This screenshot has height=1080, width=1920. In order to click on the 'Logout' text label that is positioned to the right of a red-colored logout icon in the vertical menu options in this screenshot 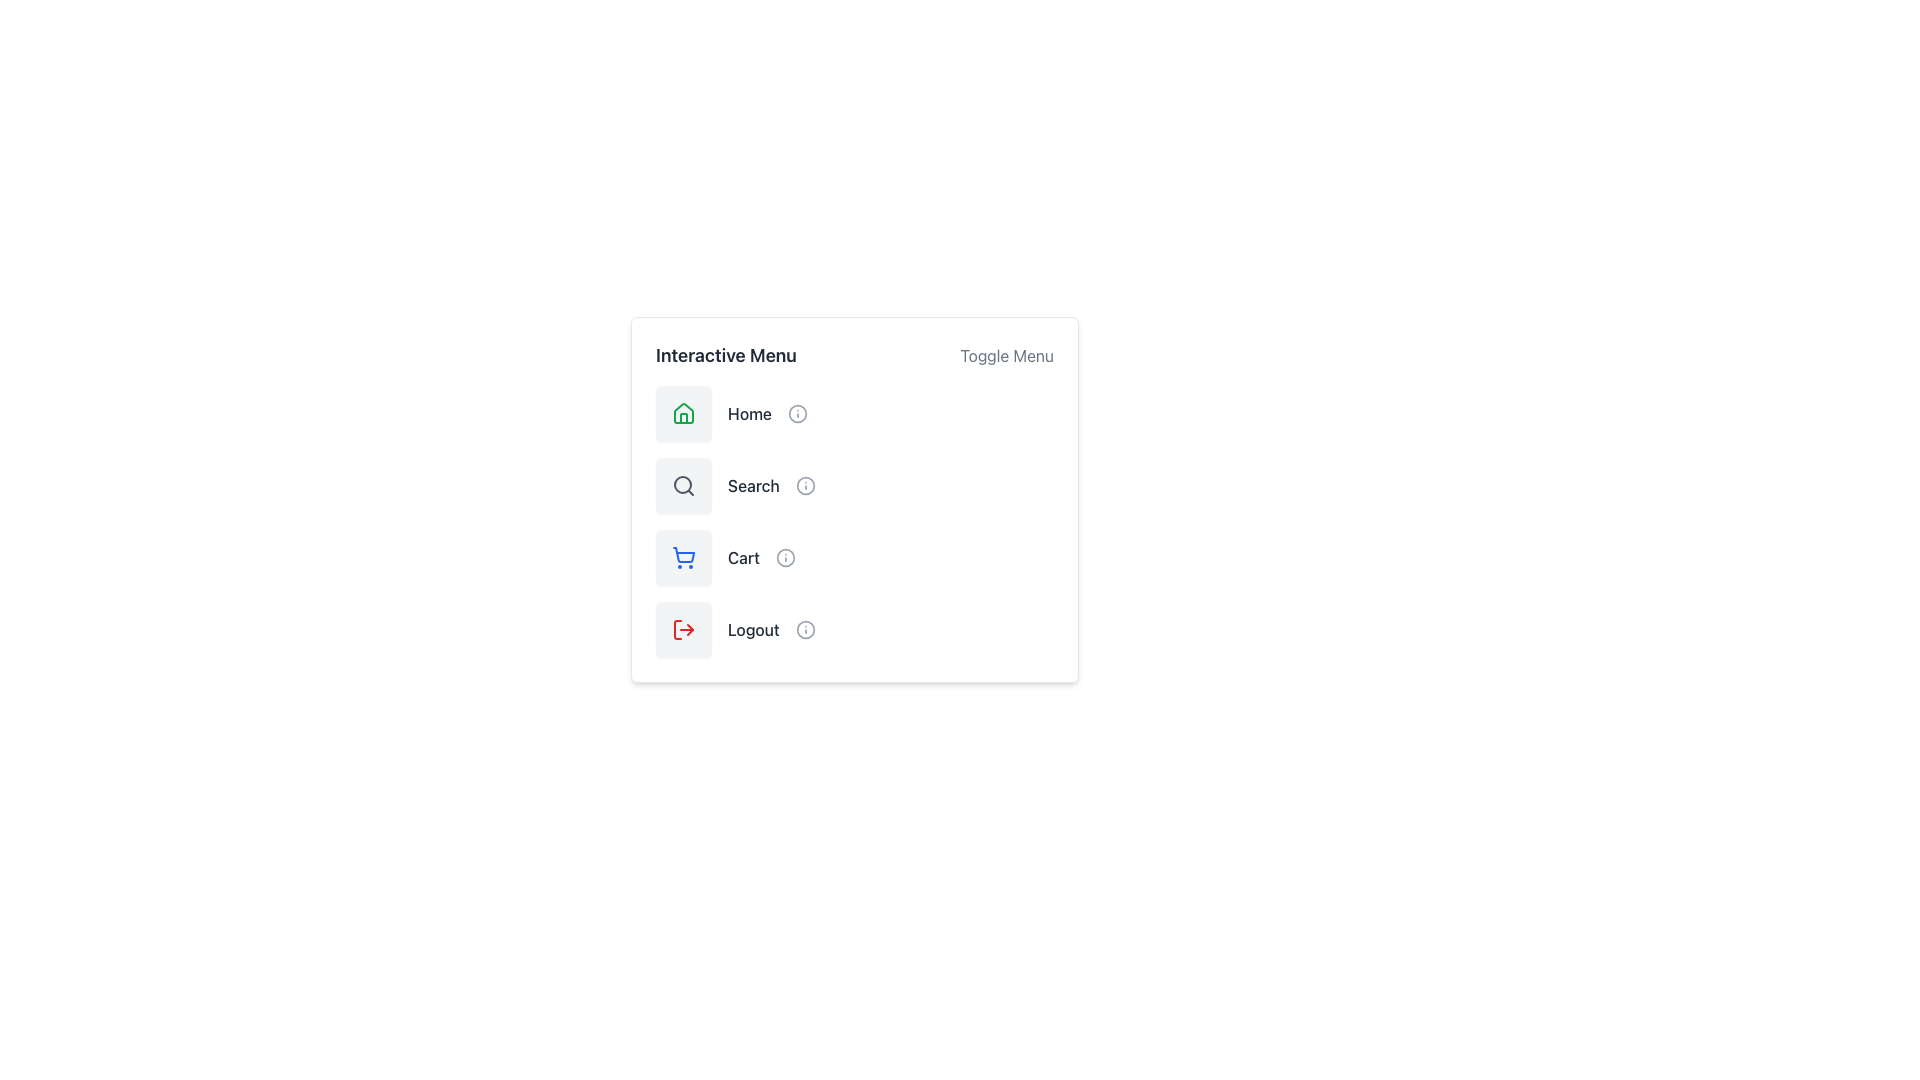, I will do `click(752, 628)`.